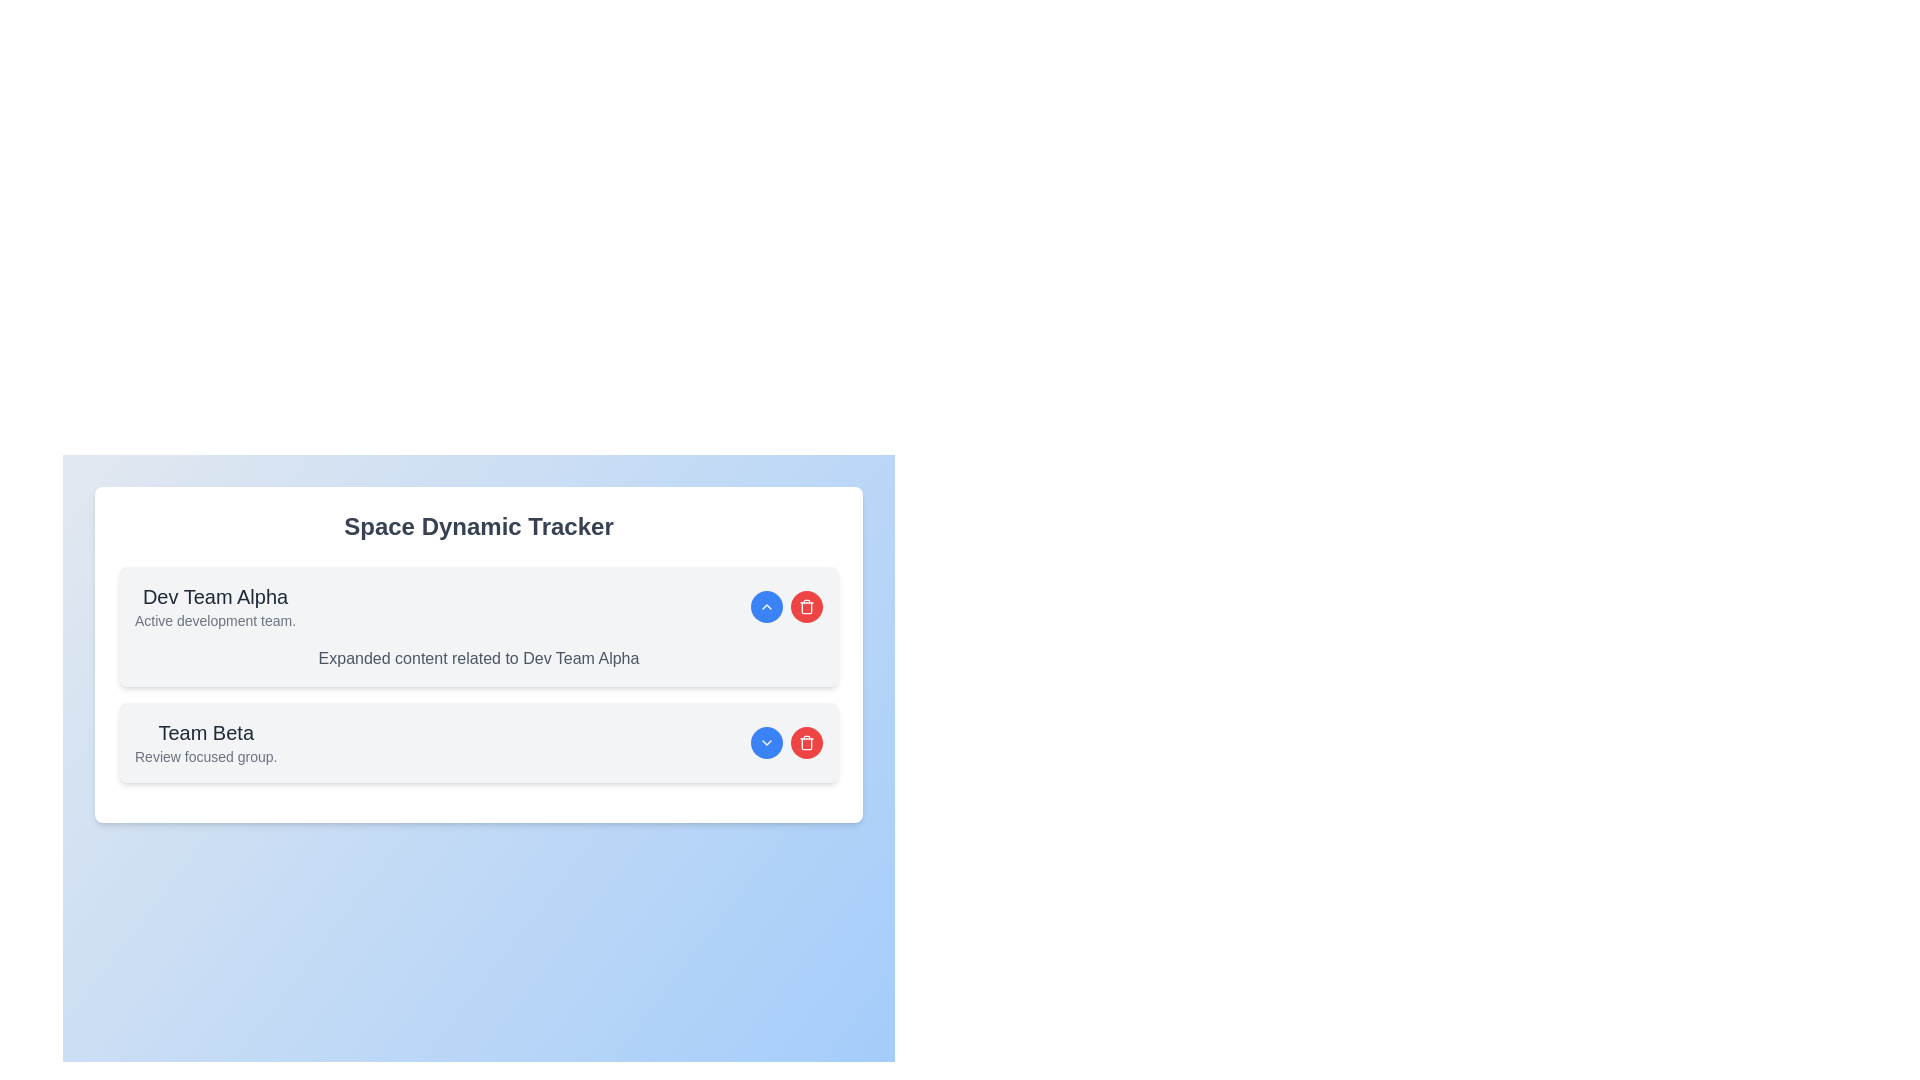 This screenshot has width=1920, height=1080. I want to click on the delete button located at the end of the horizontal layout, slightly to the right of a blue circular button with a downwards arrow, so click(806, 743).